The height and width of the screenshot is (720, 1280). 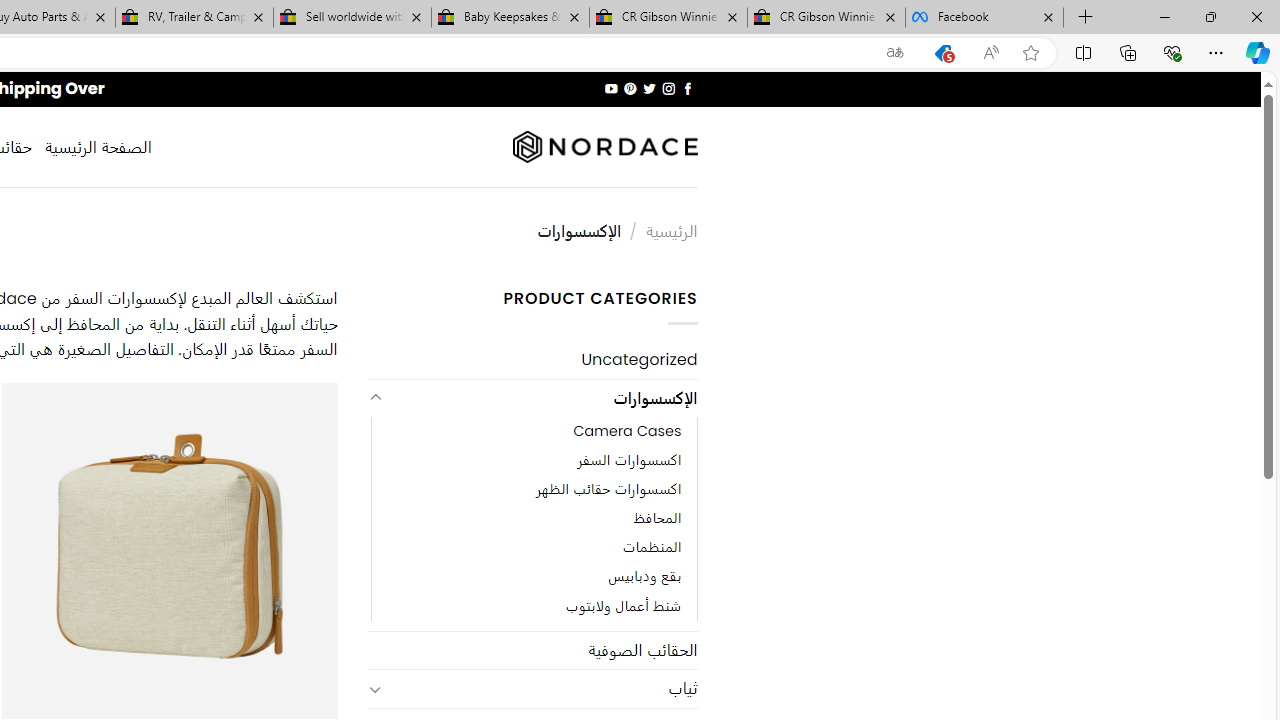 What do you see at coordinates (1215, 51) in the screenshot?
I see `'Settings and more (Alt+F)'` at bounding box center [1215, 51].